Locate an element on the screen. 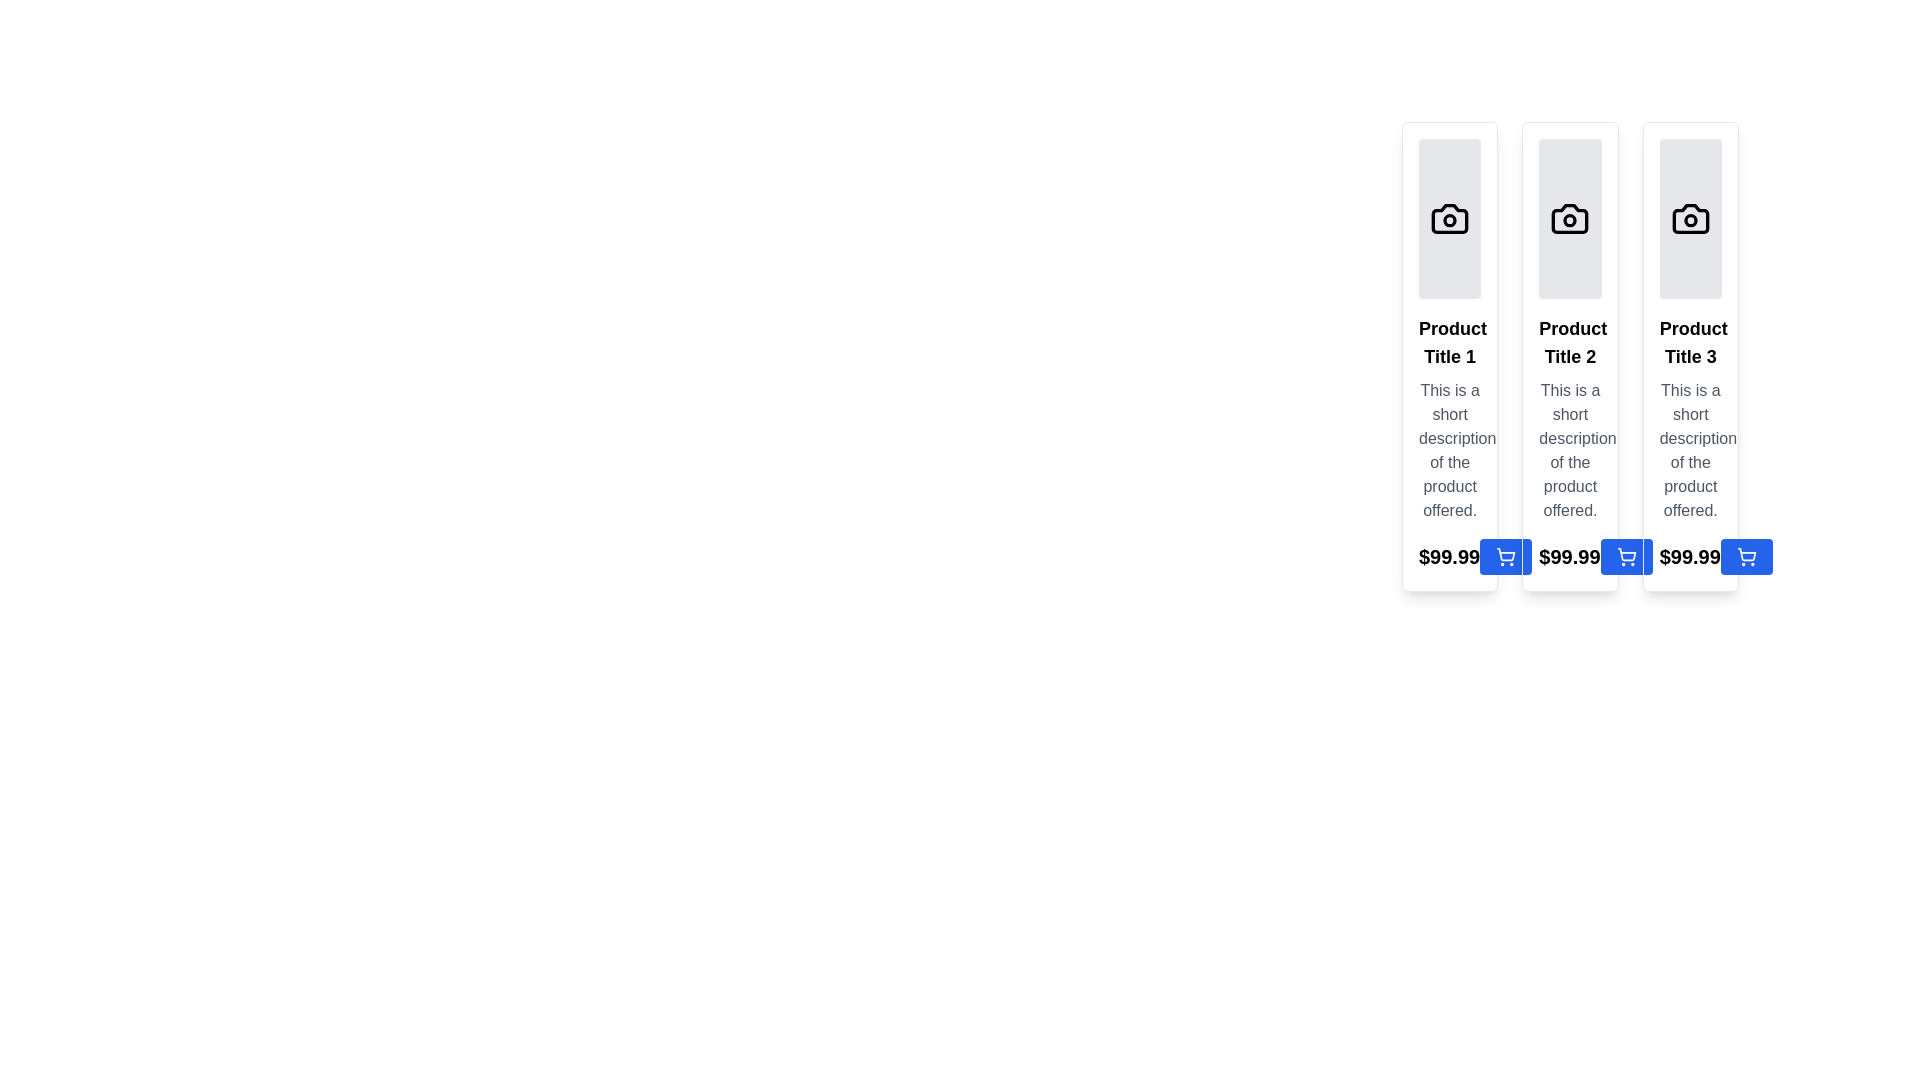  the camera-related icon located at the top of the product card in the third column of the horizontally aligned row, which is visually separated by a grey rectangular background is located at coordinates (1689, 219).